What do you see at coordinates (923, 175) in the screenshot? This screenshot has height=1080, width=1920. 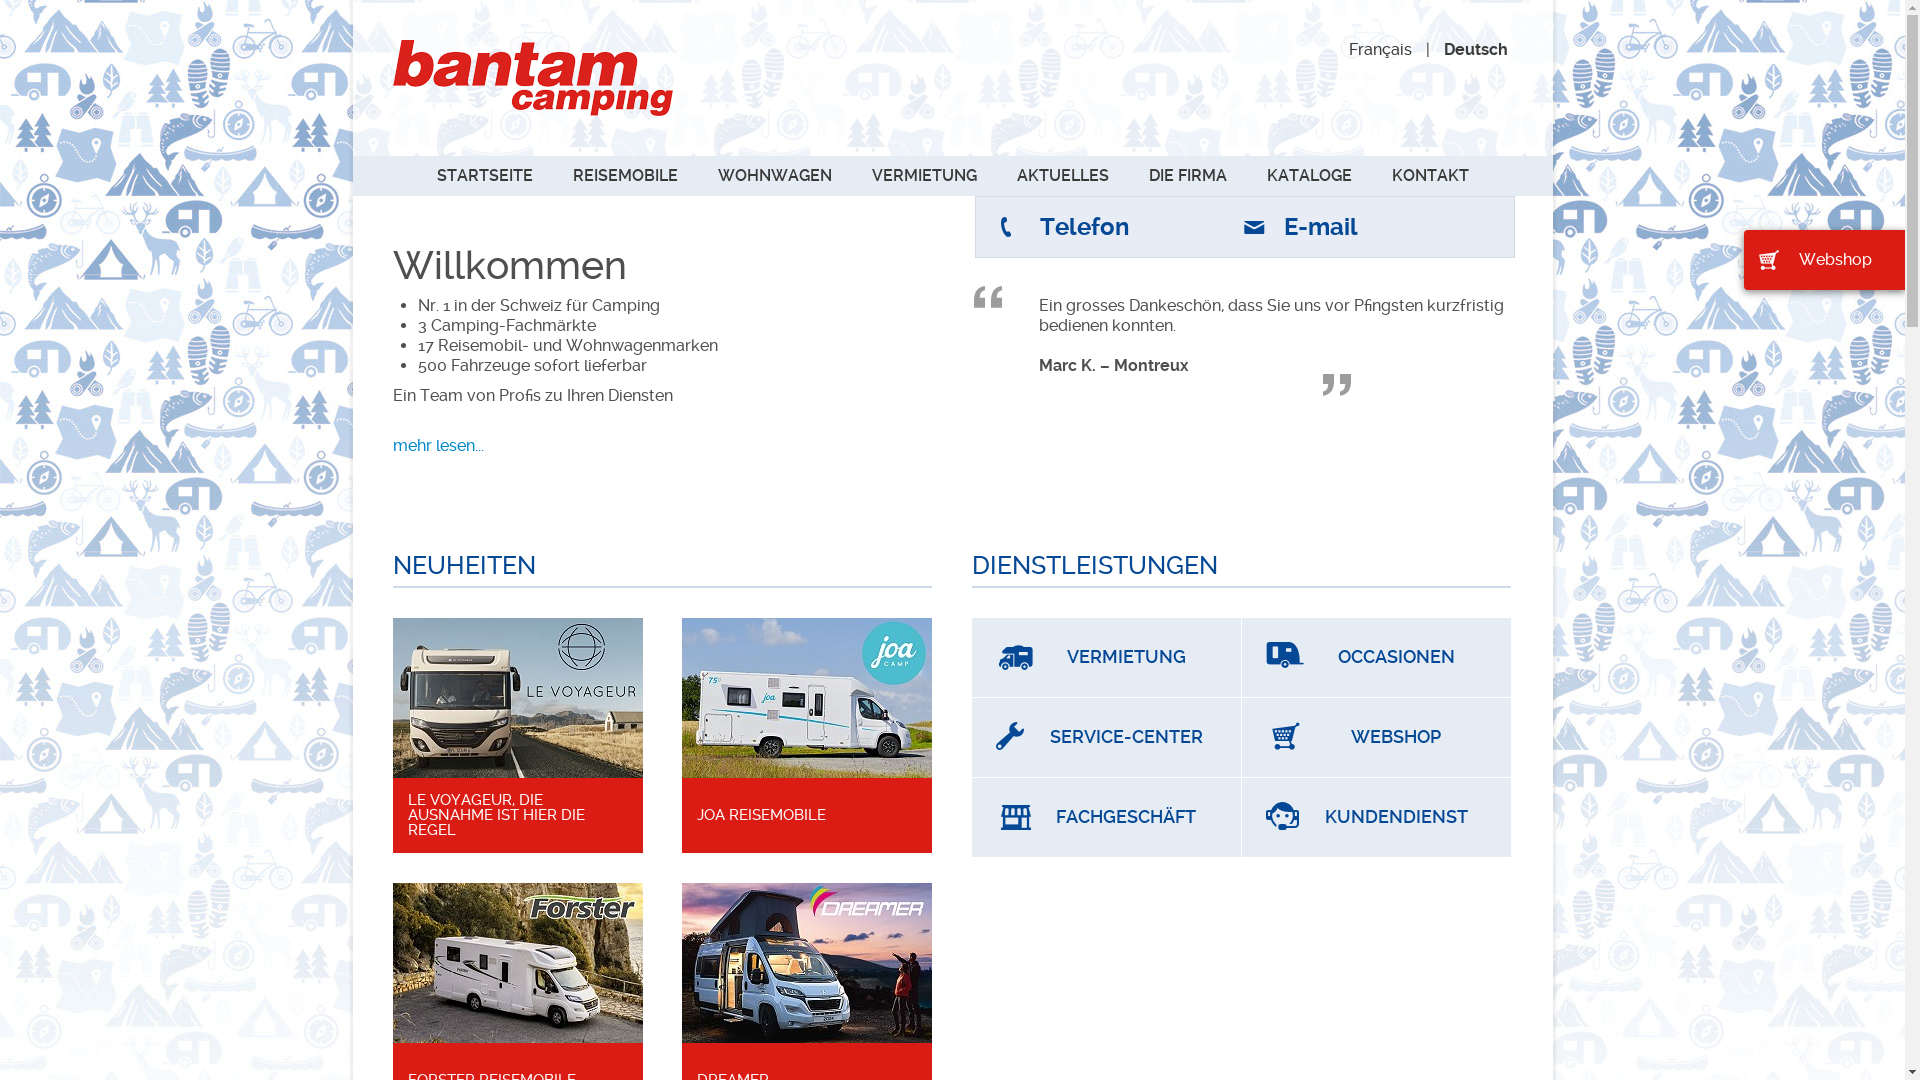 I see `'VERMIETUNG'` at bounding box center [923, 175].